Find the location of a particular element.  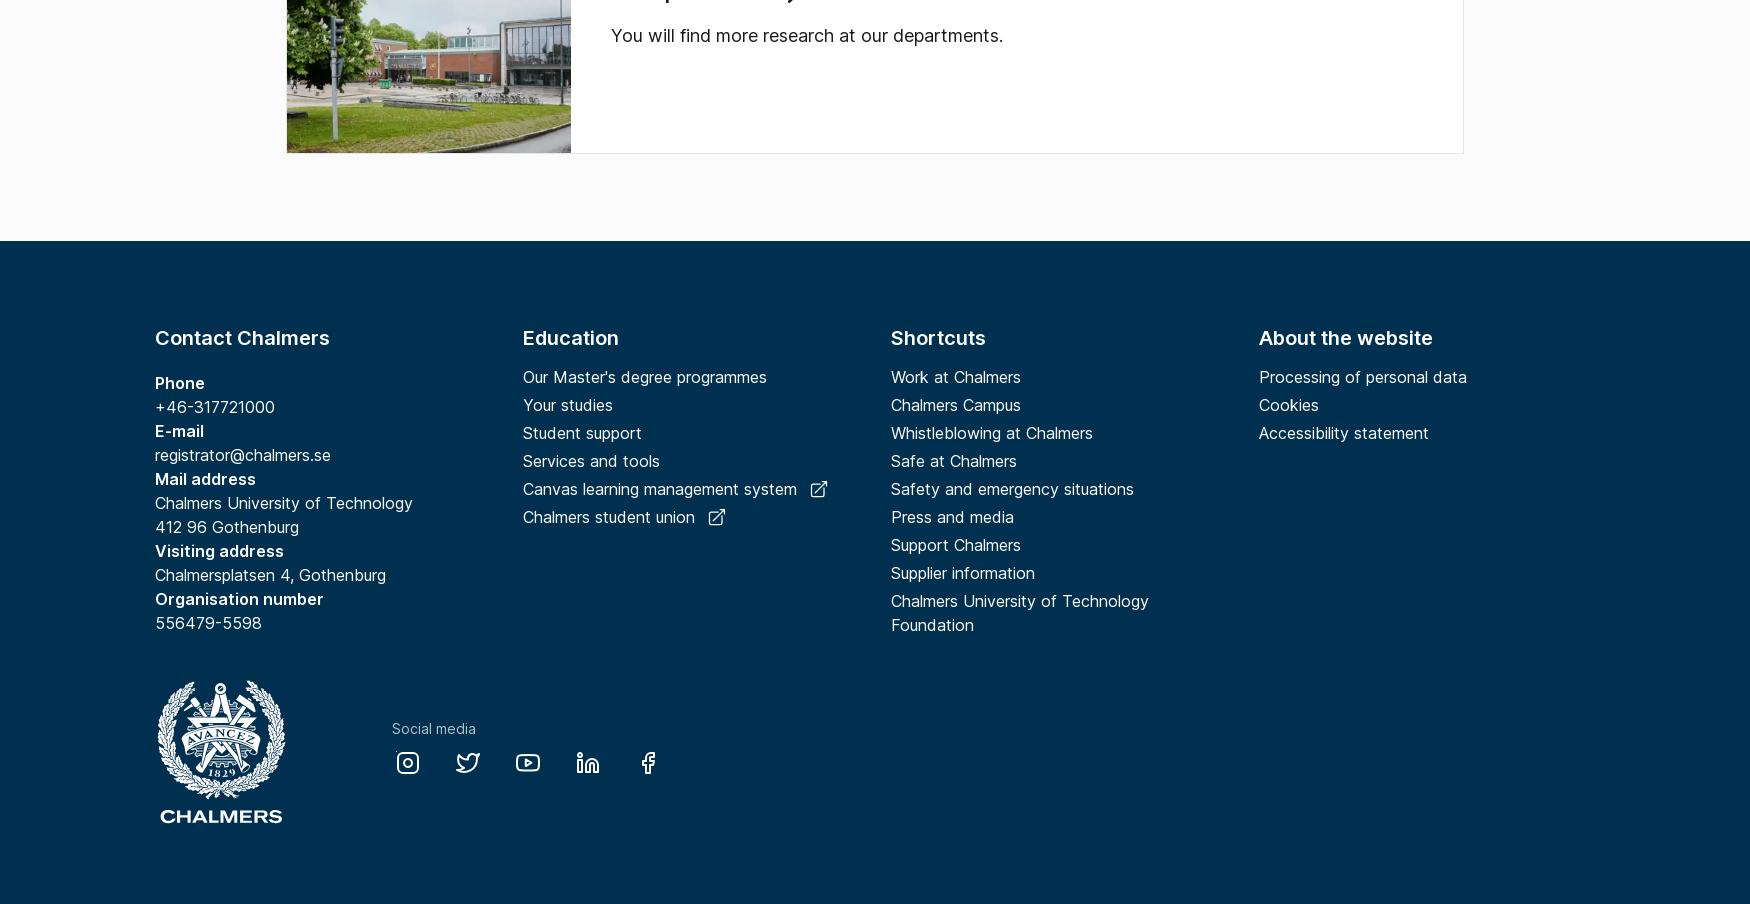

'556479-5598' is located at coordinates (211, 623).